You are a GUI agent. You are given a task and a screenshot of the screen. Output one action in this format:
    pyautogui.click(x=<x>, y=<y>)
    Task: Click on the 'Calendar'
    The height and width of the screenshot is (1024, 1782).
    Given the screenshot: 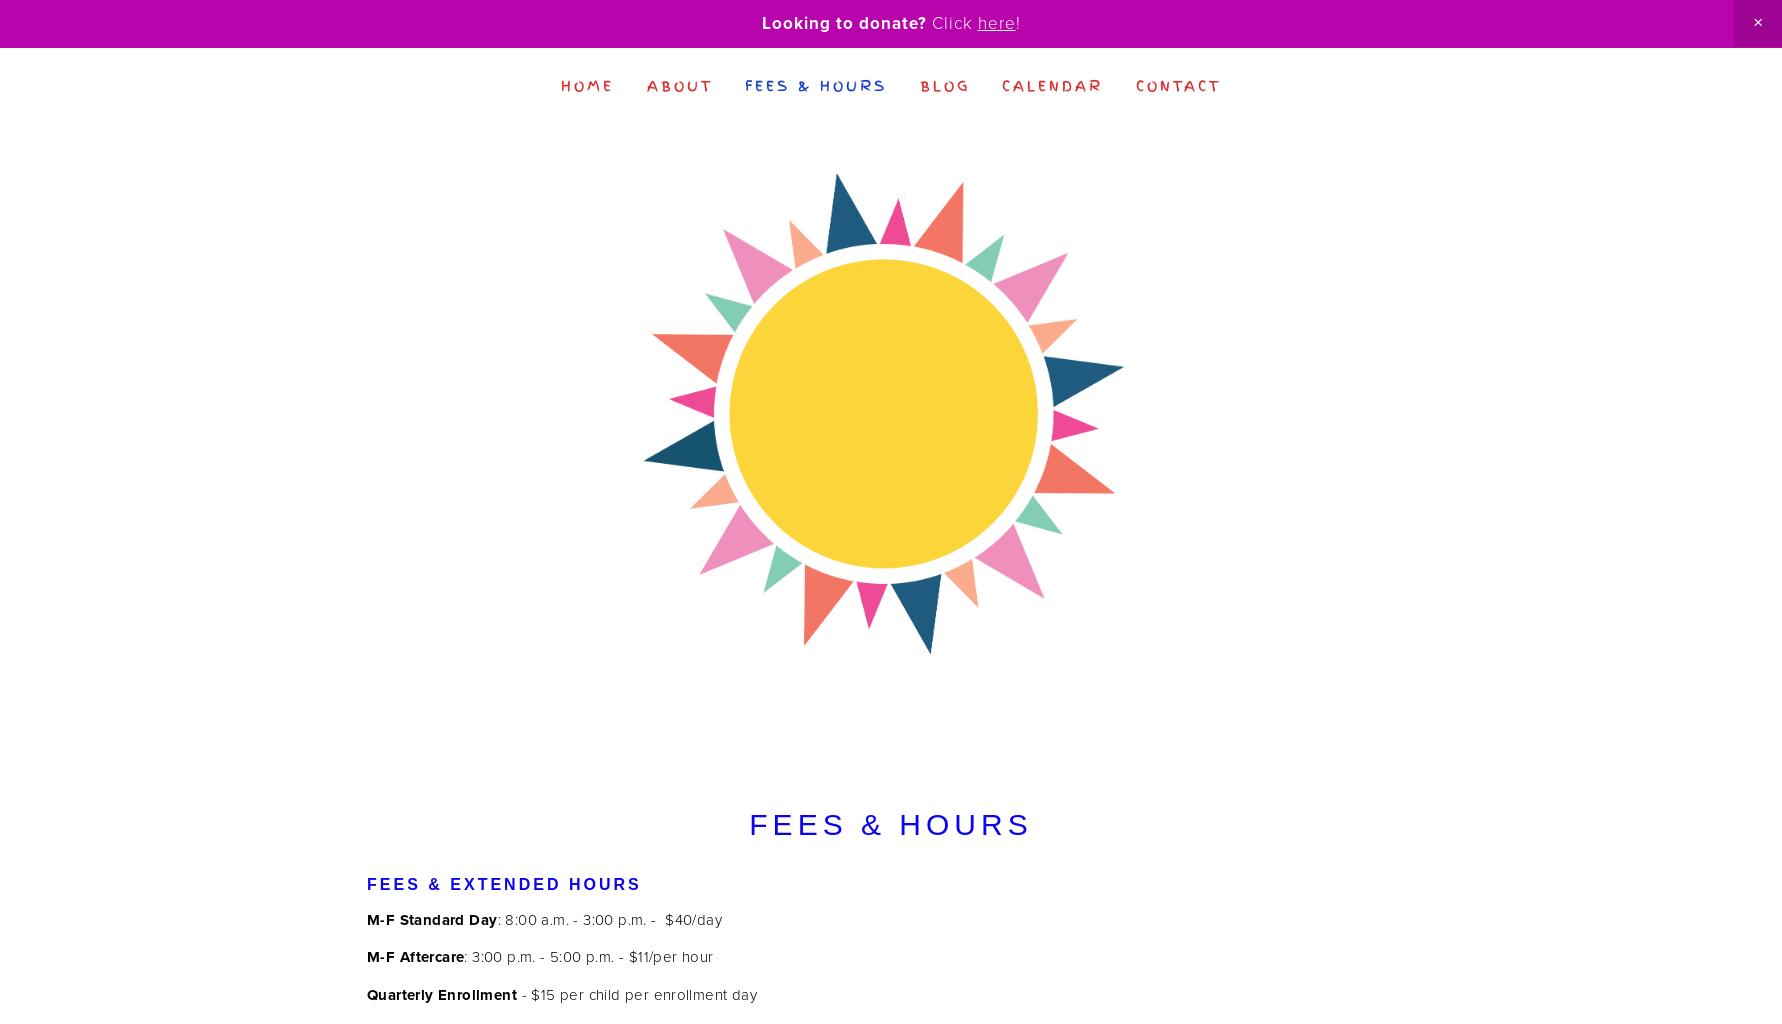 What is the action you would take?
    pyautogui.click(x=1051, y=83)
    